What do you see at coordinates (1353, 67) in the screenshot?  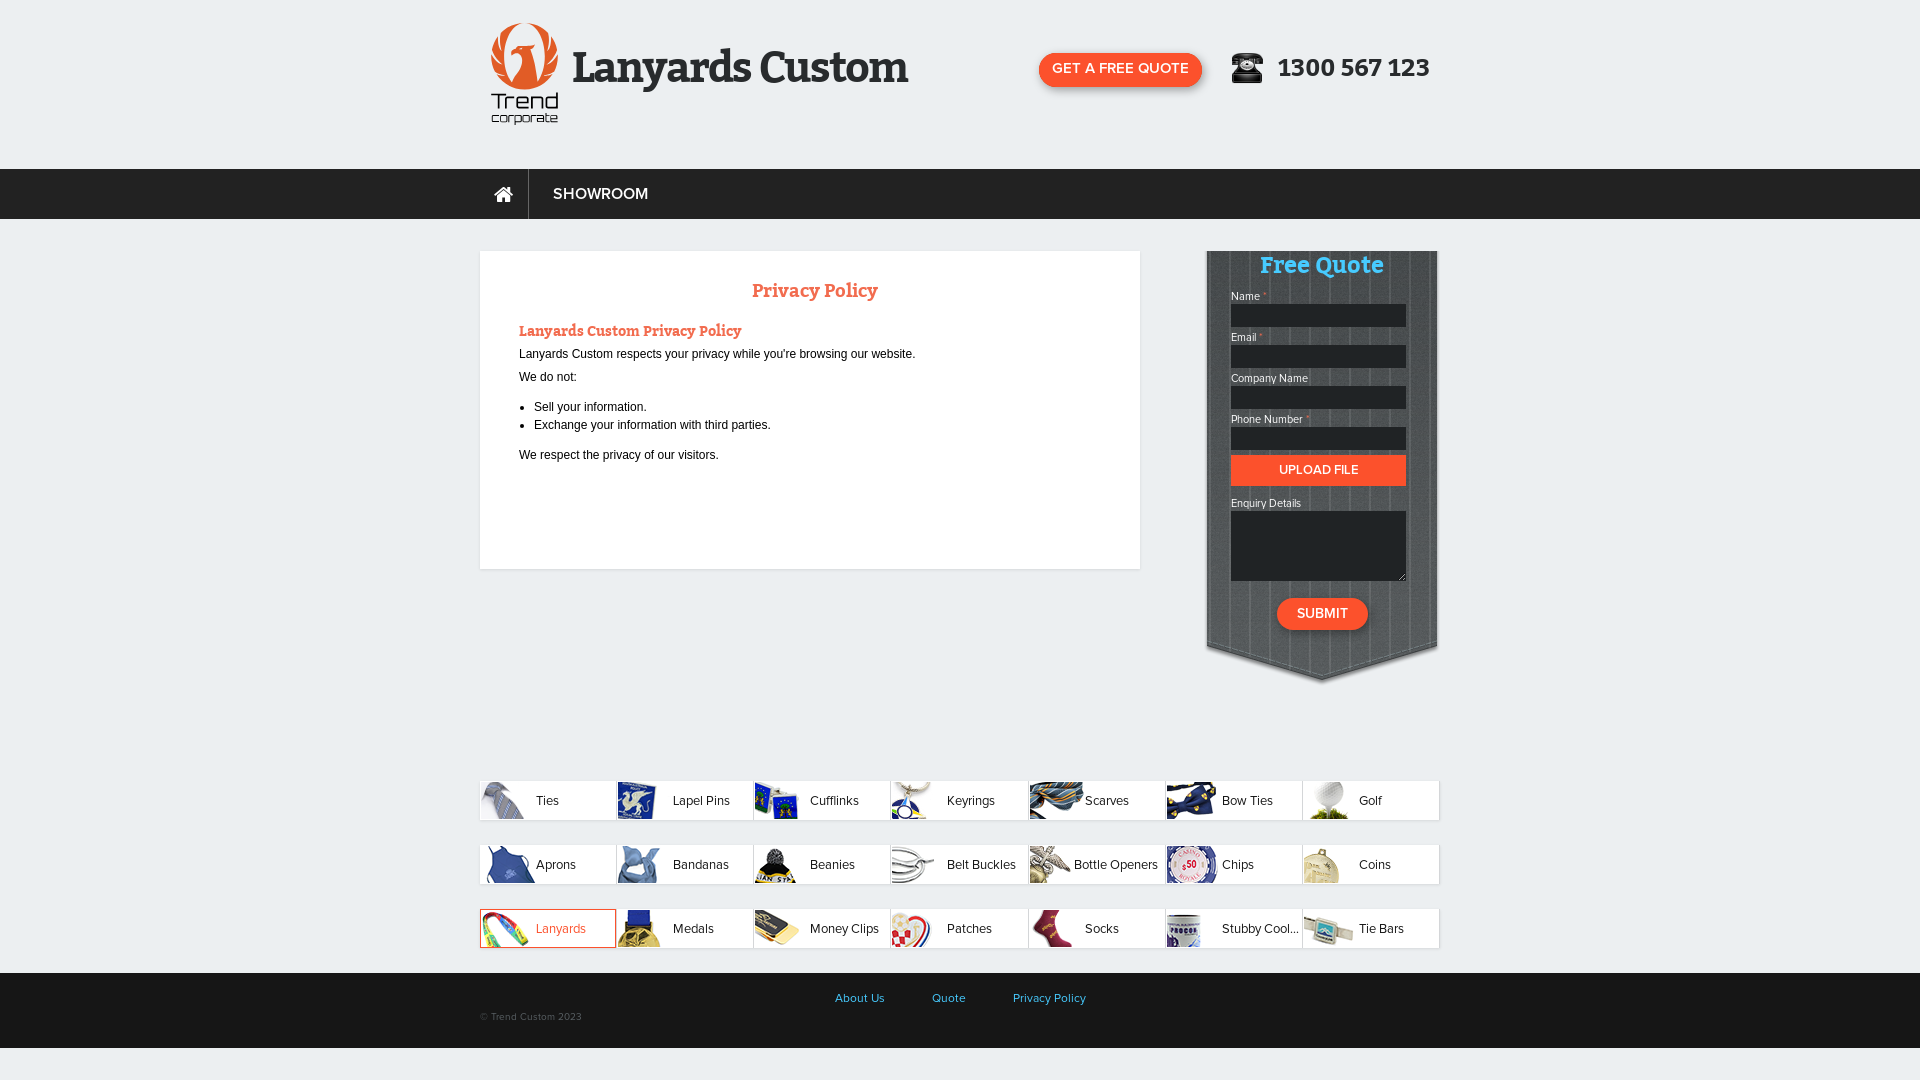 I see `'1300 567 123'` at bounding box center [1353, 67].